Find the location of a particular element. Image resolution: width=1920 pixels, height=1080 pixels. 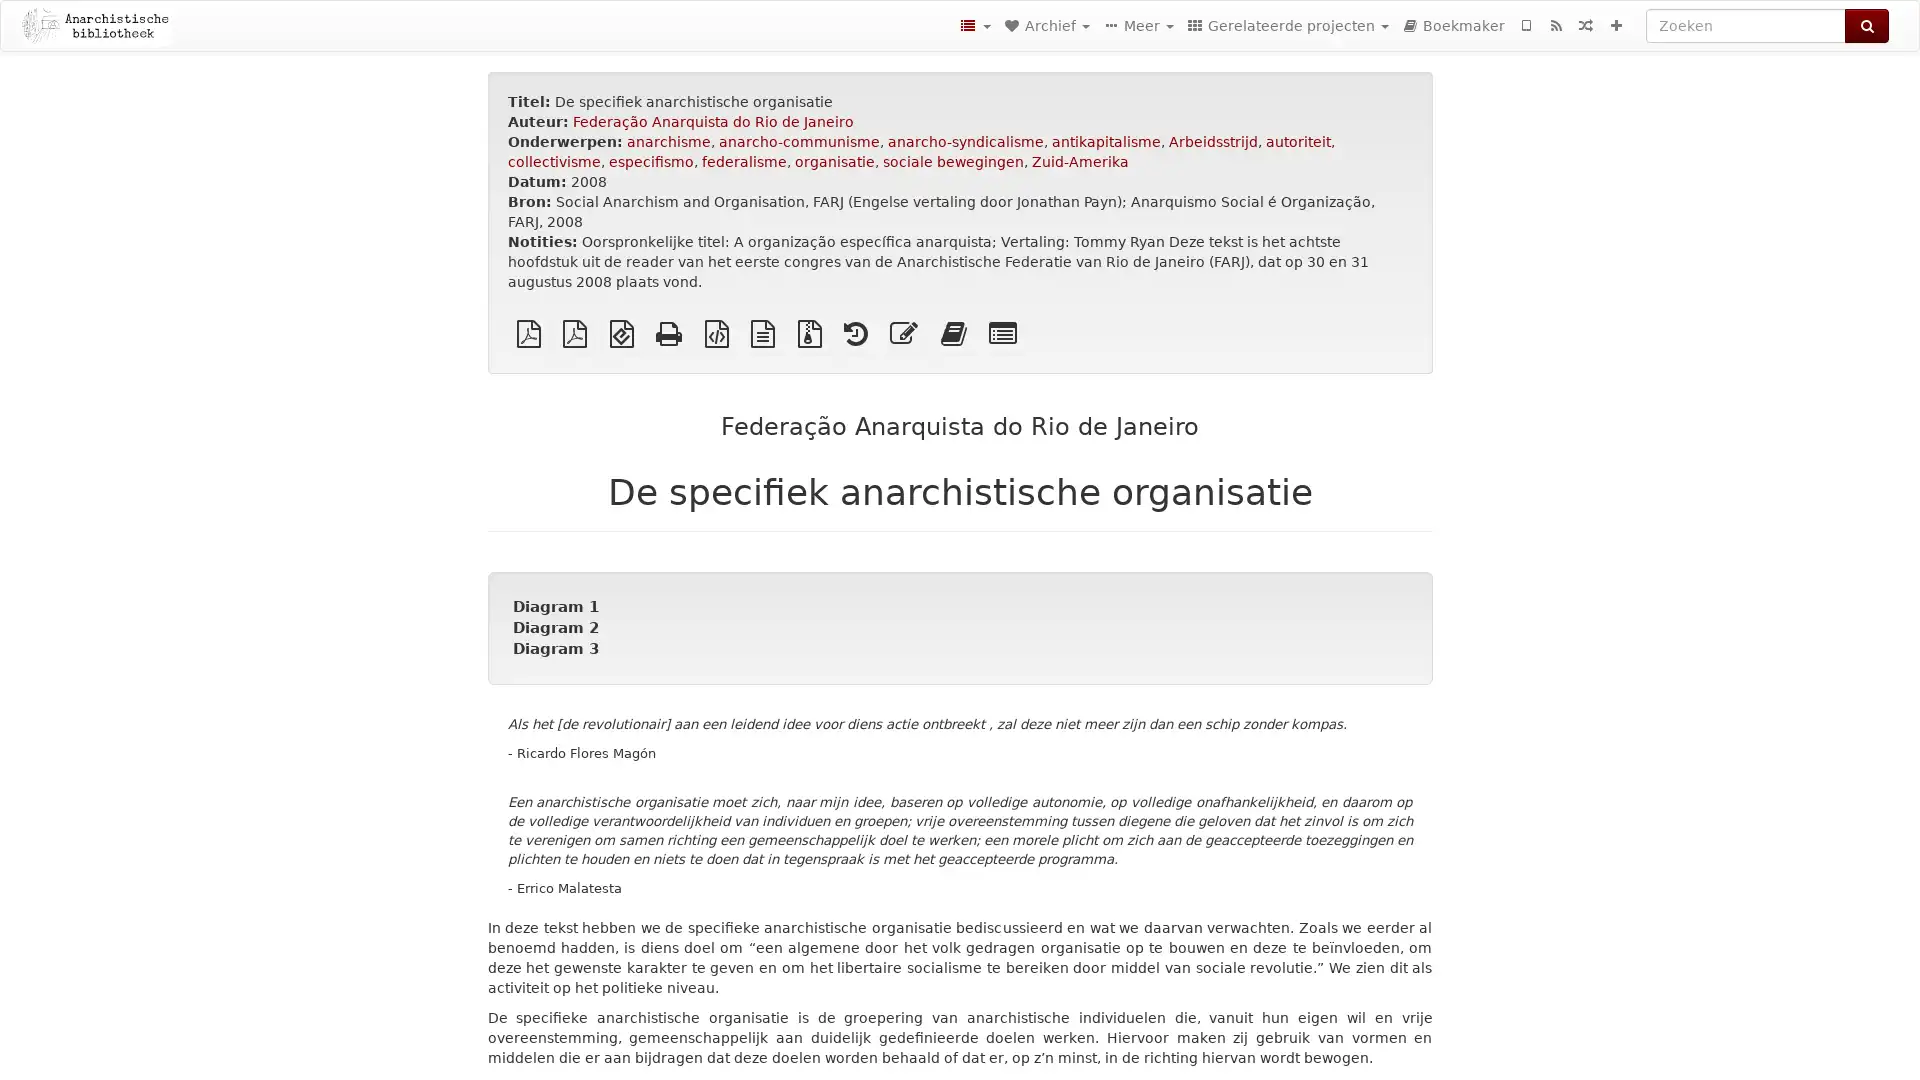

Zoeken is located at coordinates (1866, 26).